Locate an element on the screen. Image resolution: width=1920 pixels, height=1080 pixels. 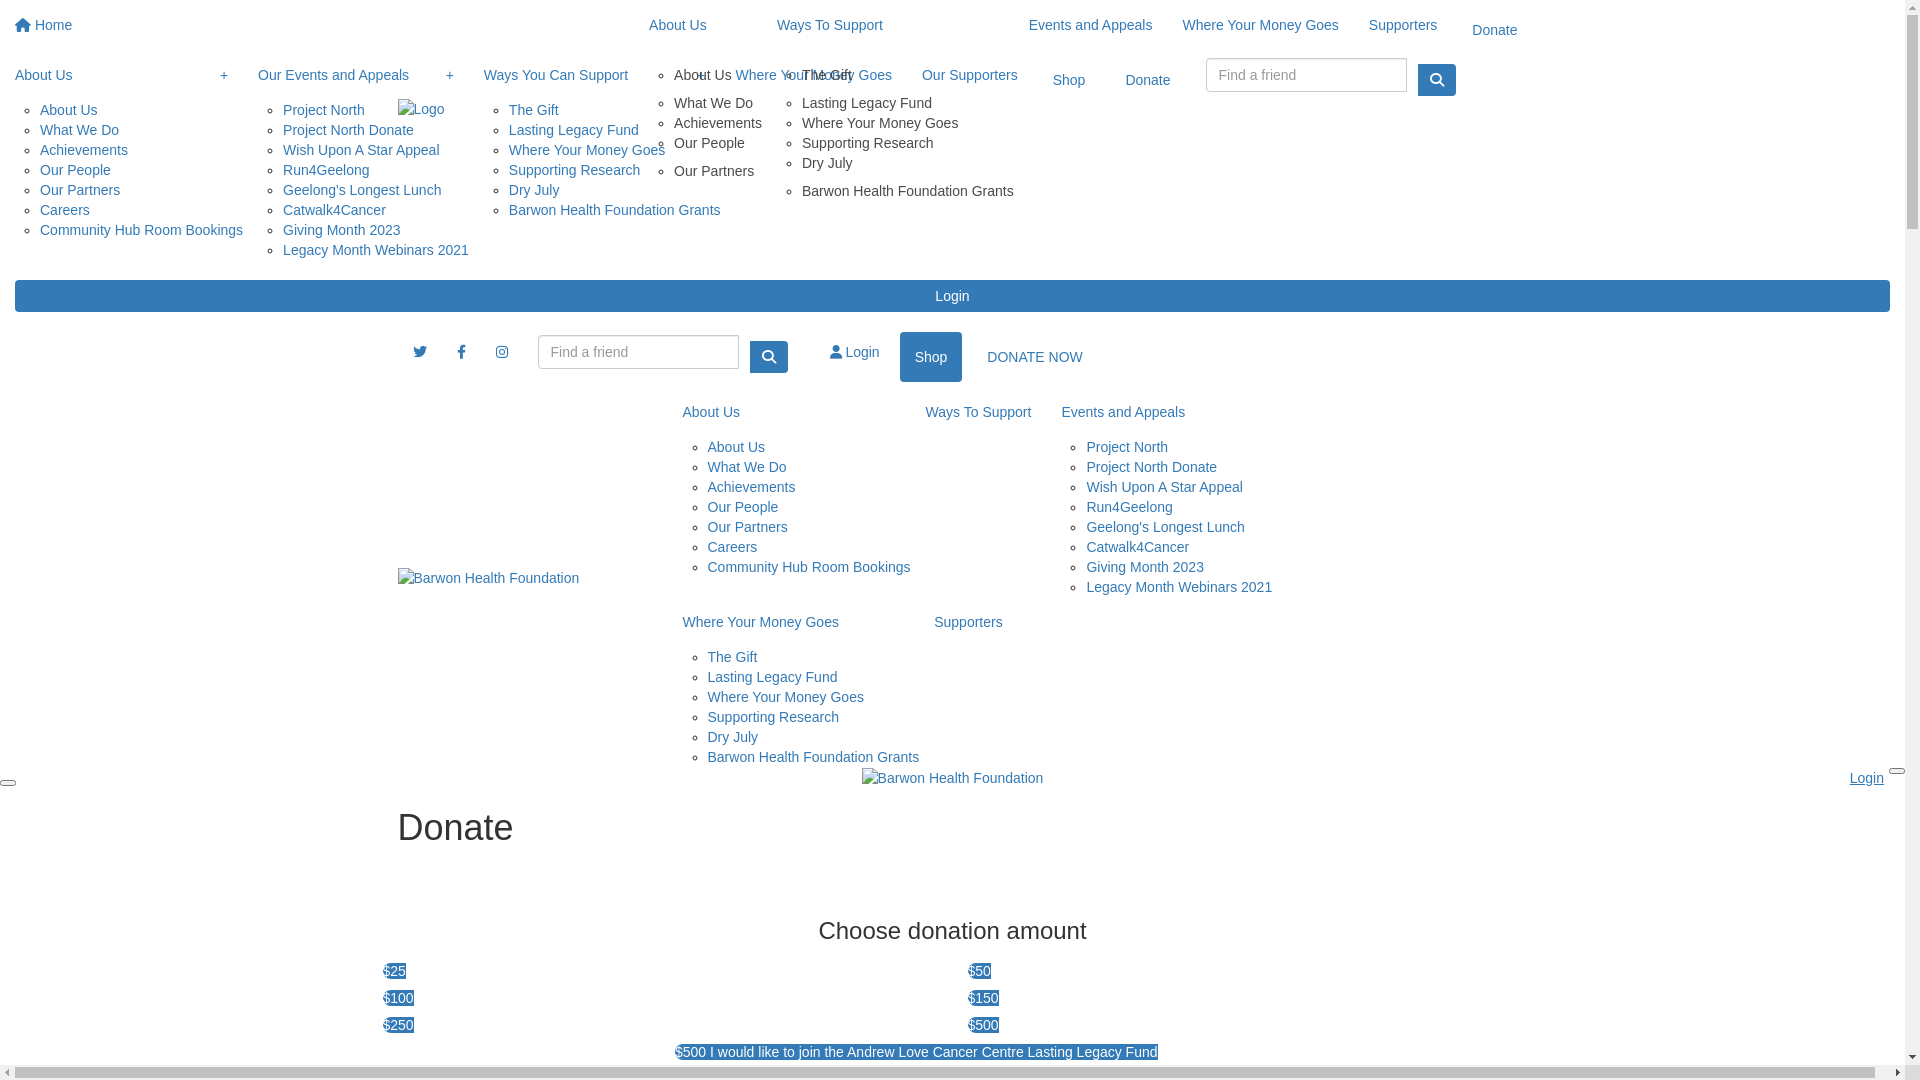
'What We Do' is located at coordinates (79, 130).